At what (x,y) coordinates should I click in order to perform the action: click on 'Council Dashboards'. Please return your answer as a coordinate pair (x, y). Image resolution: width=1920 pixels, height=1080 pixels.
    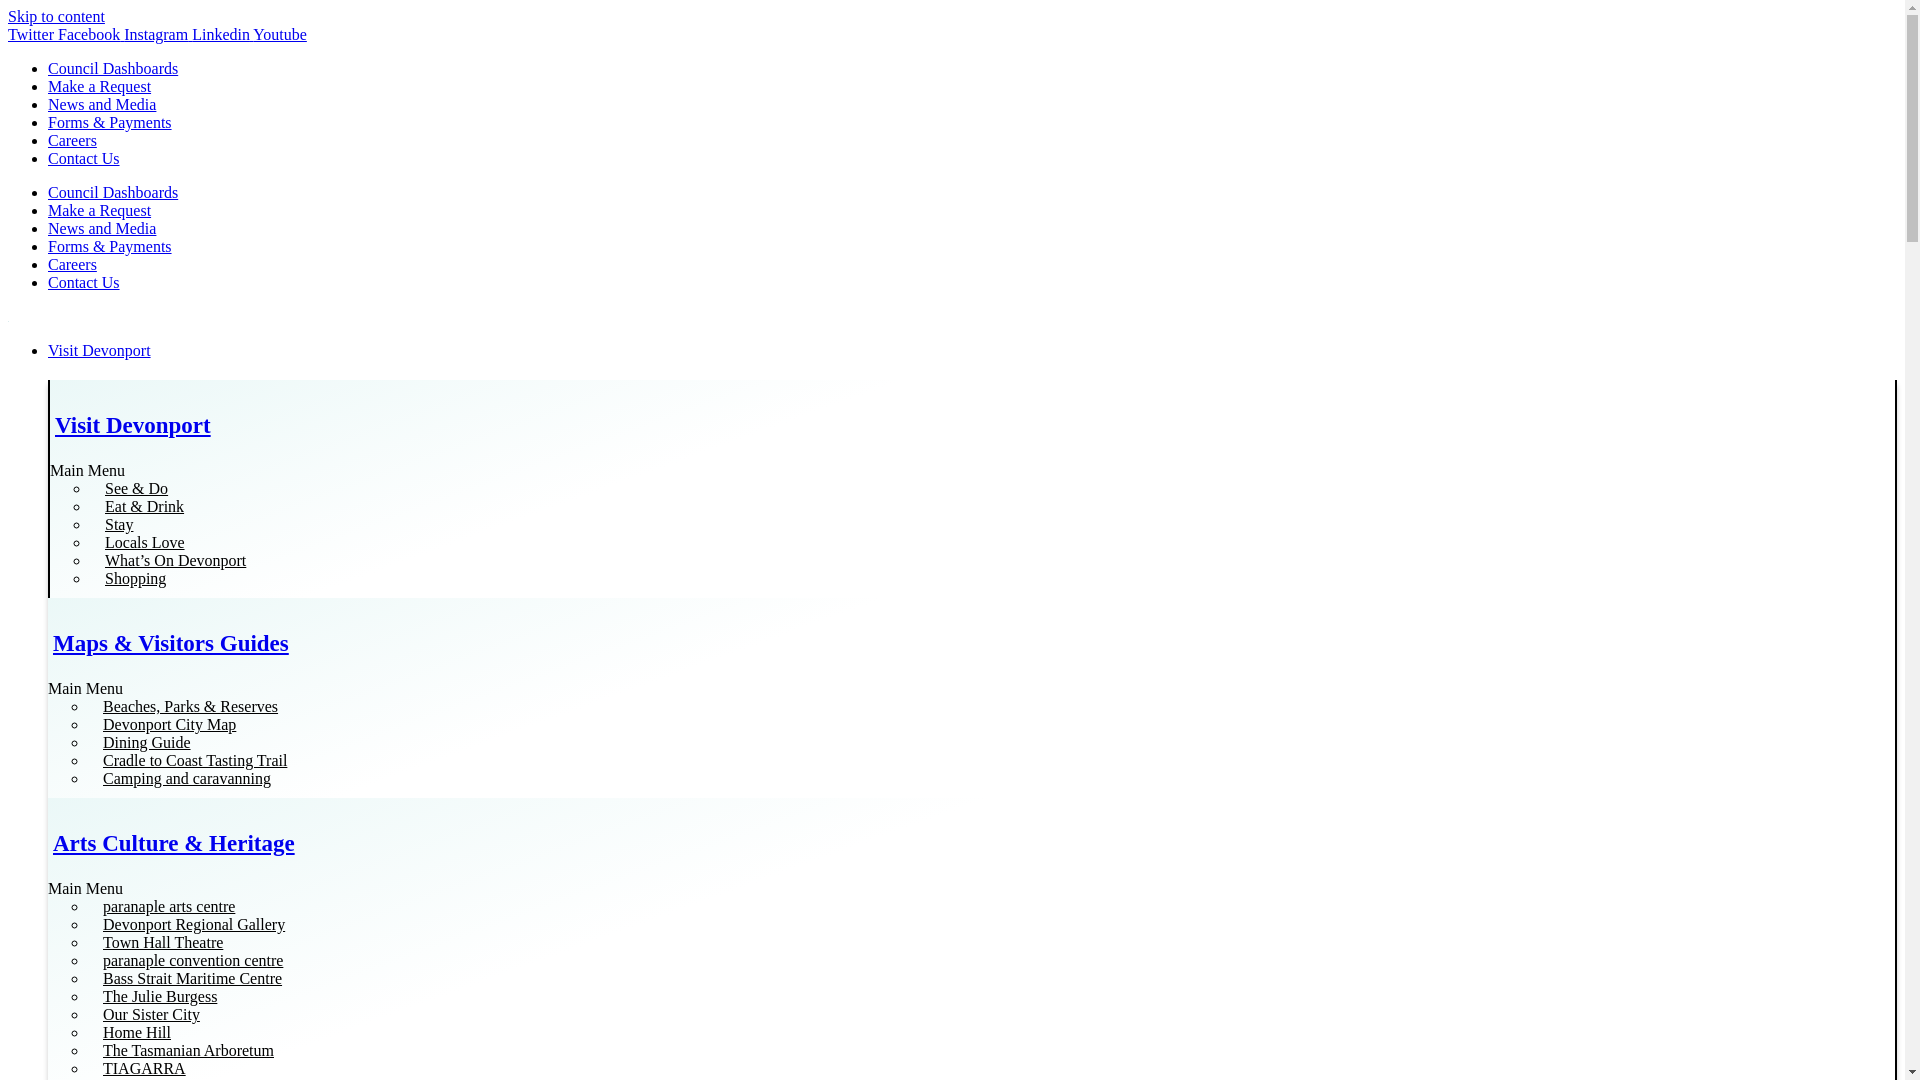
    Looking at the image, I should click on (112, 67).